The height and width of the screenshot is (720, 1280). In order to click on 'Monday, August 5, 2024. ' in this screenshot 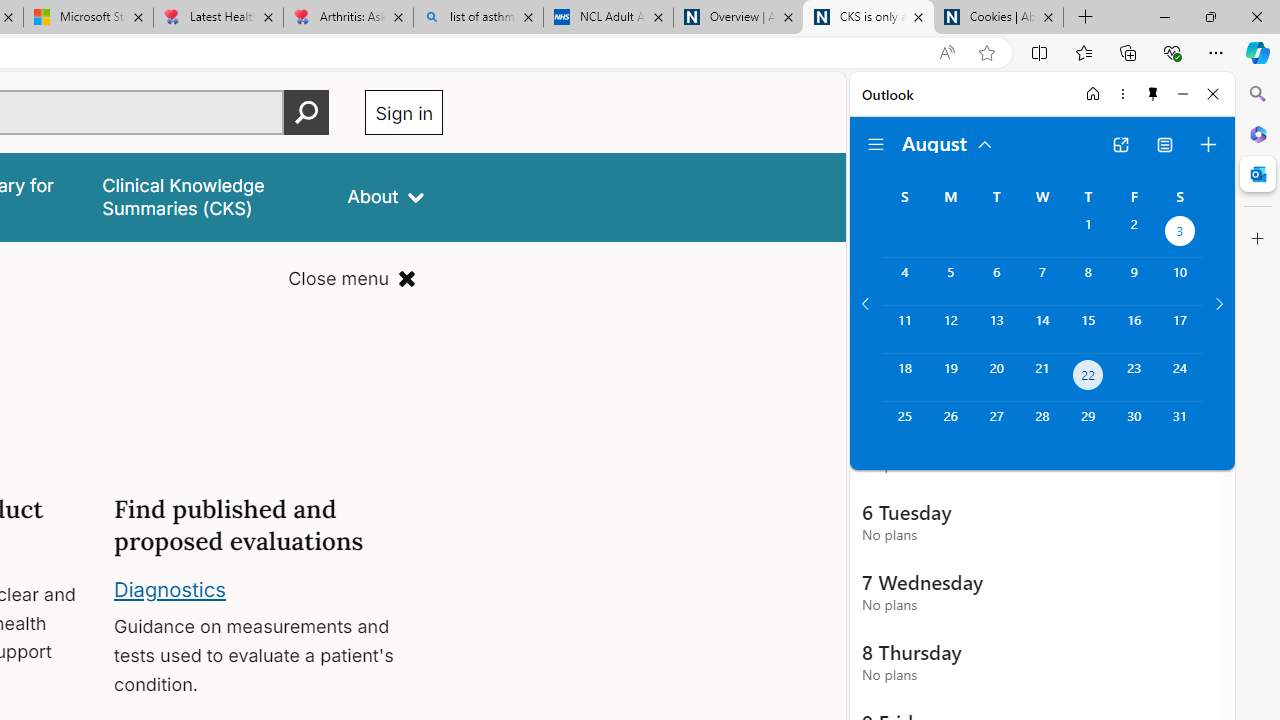, I will do `click(949, 281)`.